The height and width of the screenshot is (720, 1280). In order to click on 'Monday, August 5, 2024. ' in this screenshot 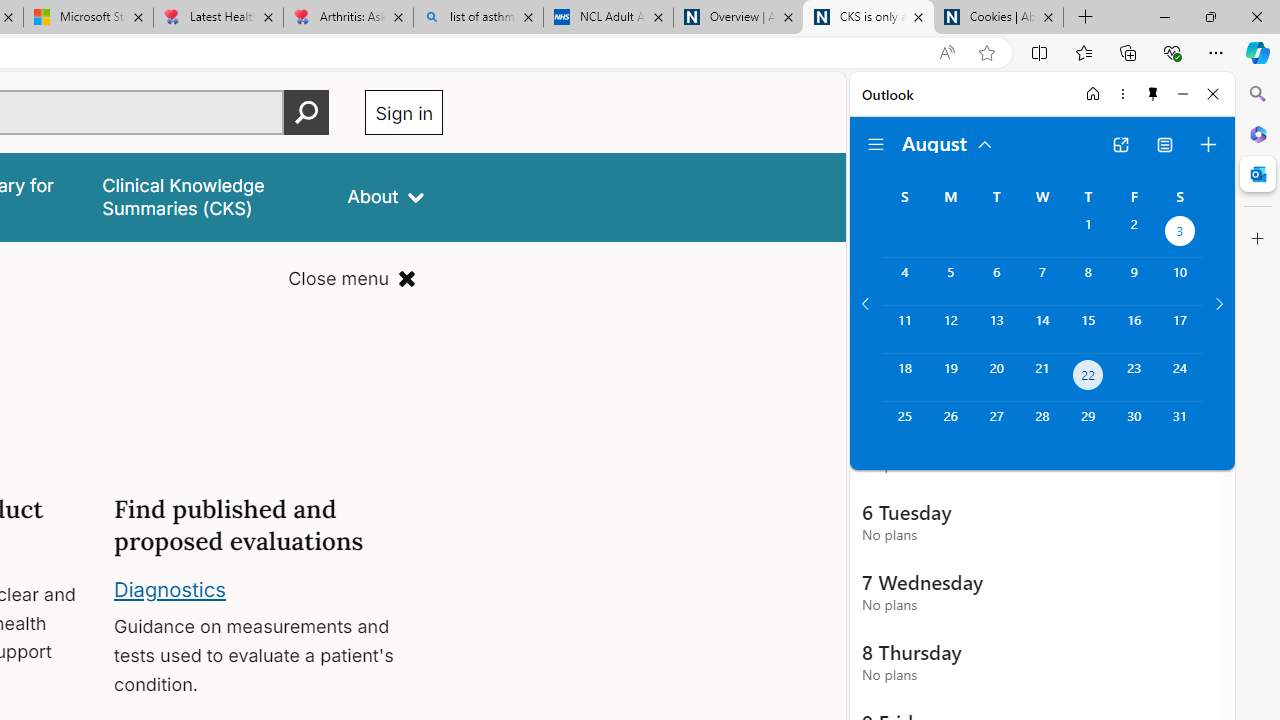, I will do `click(949, 281)`.